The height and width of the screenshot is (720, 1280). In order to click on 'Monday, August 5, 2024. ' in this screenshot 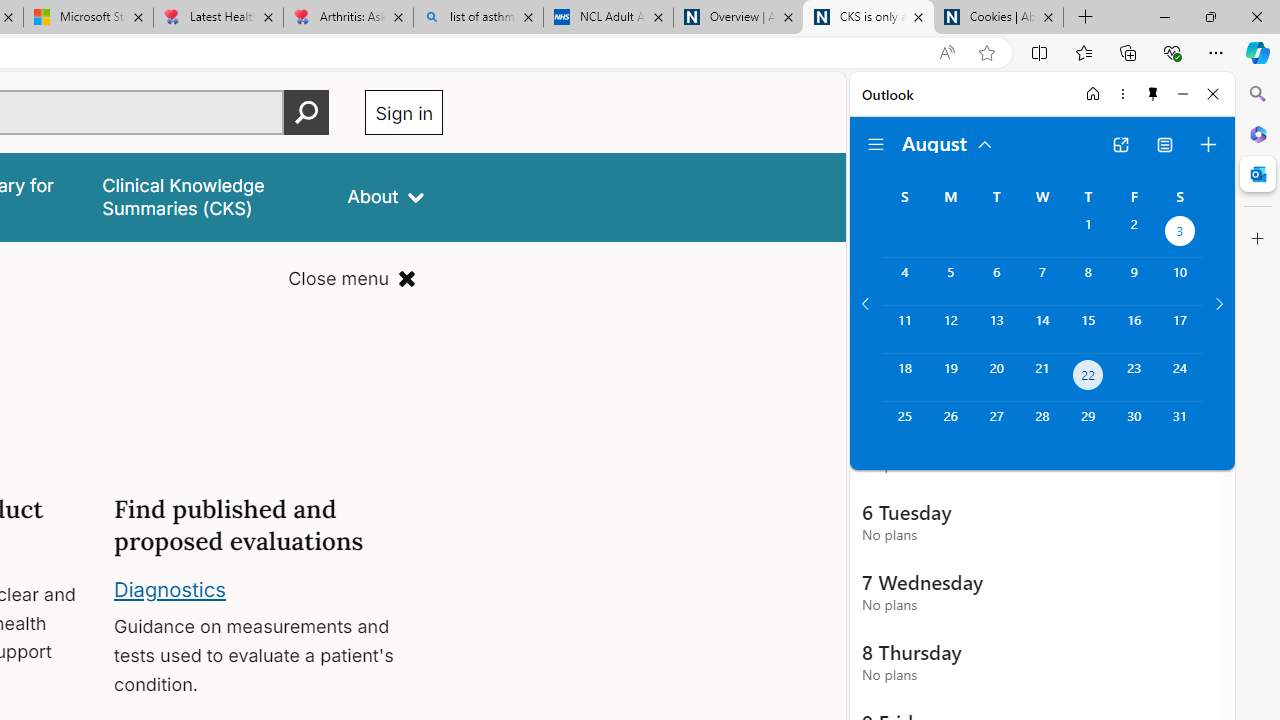, I will do `click(949, 281)`.